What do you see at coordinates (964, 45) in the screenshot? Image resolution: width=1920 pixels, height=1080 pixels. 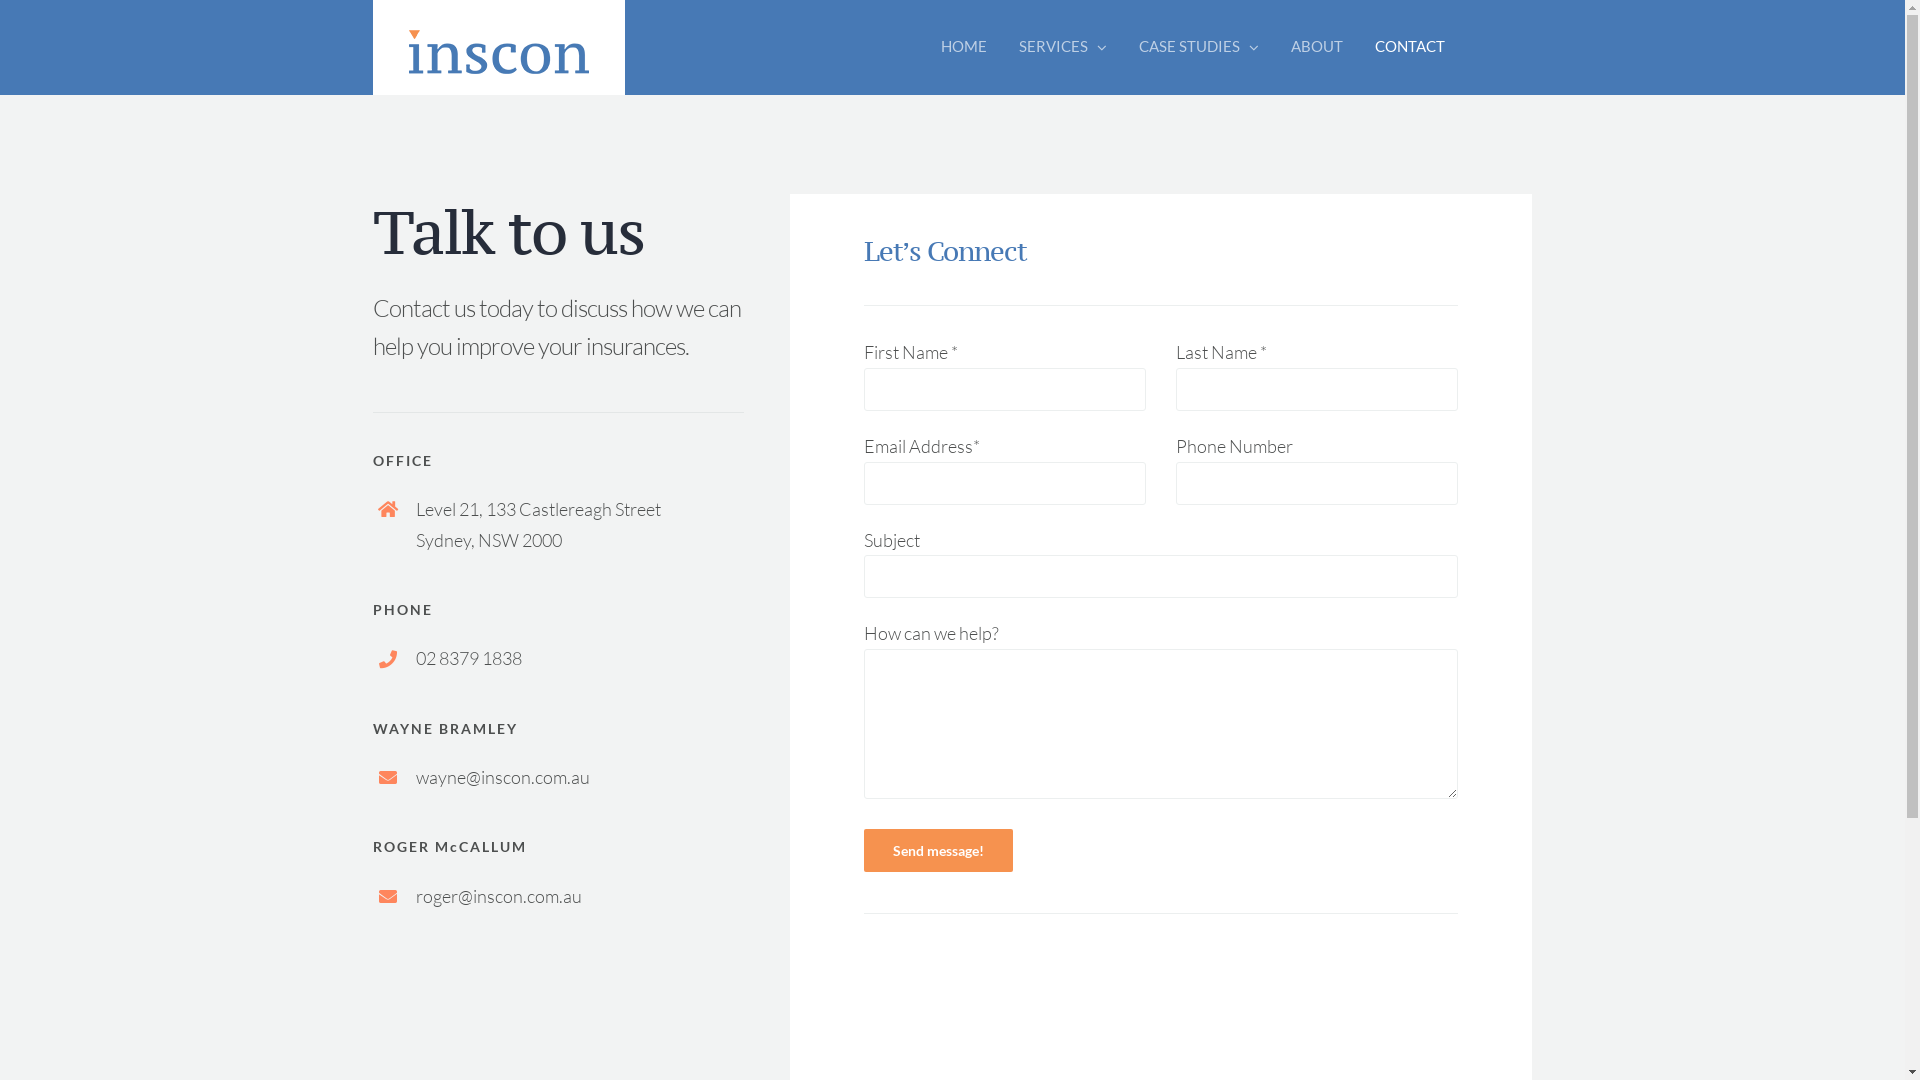 I see `'HOME'` at bounding box center [964, 45].